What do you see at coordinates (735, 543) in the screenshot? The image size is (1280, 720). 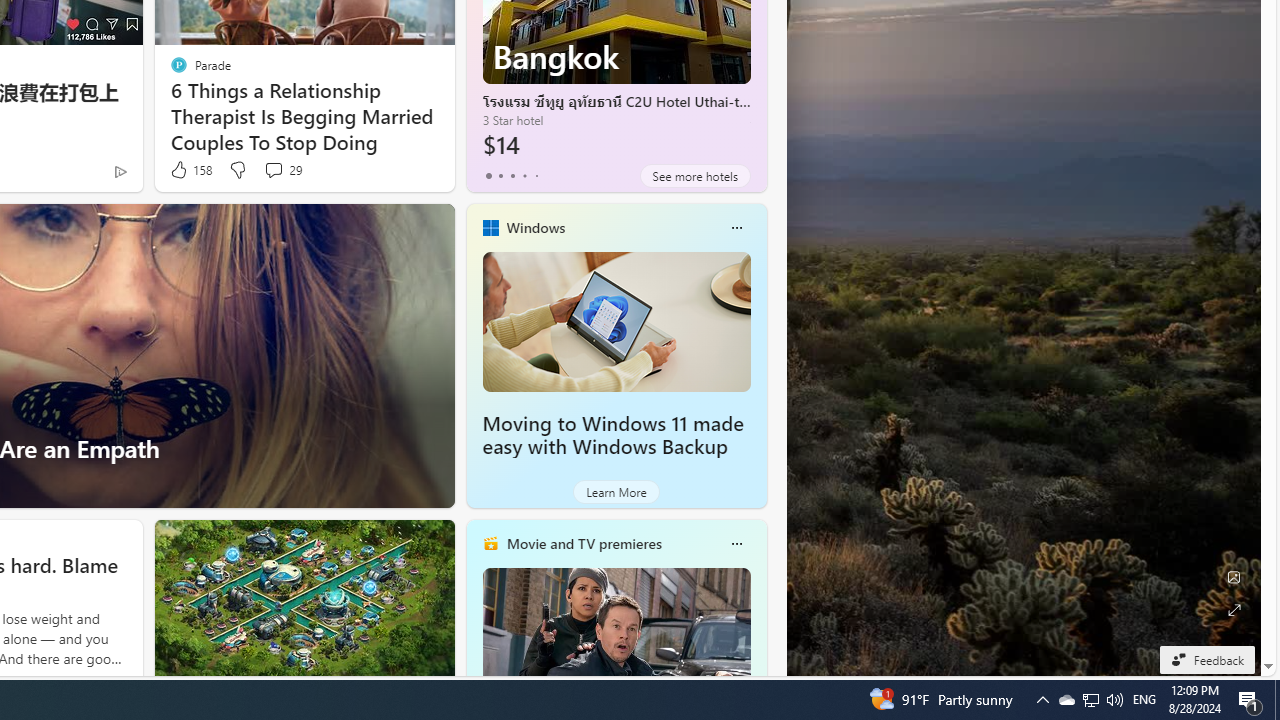 I see `'Class: icon-img'` at bounding box center [735, 543].